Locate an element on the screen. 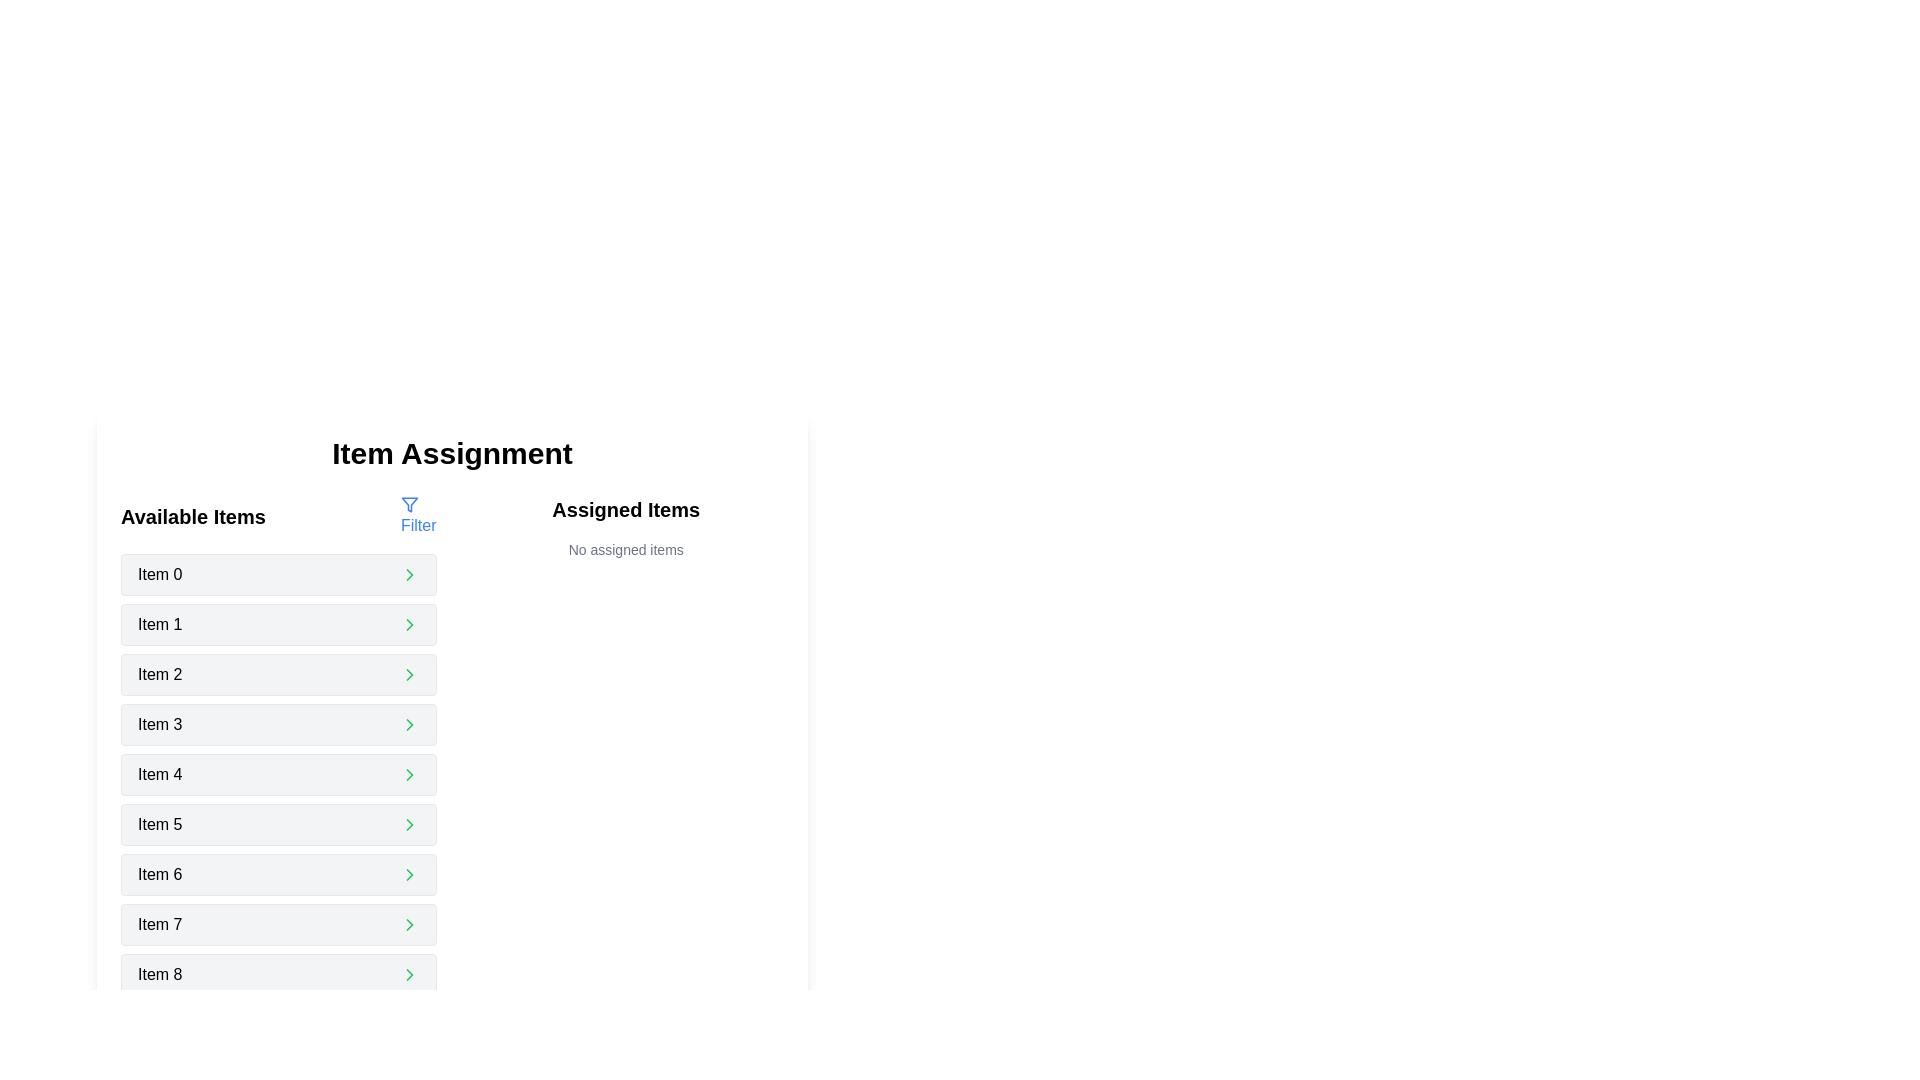  the blue funnel-shaped filter icon located next to the 'Filter' label in the header section above the item lists is located at coordinates (408, 504).